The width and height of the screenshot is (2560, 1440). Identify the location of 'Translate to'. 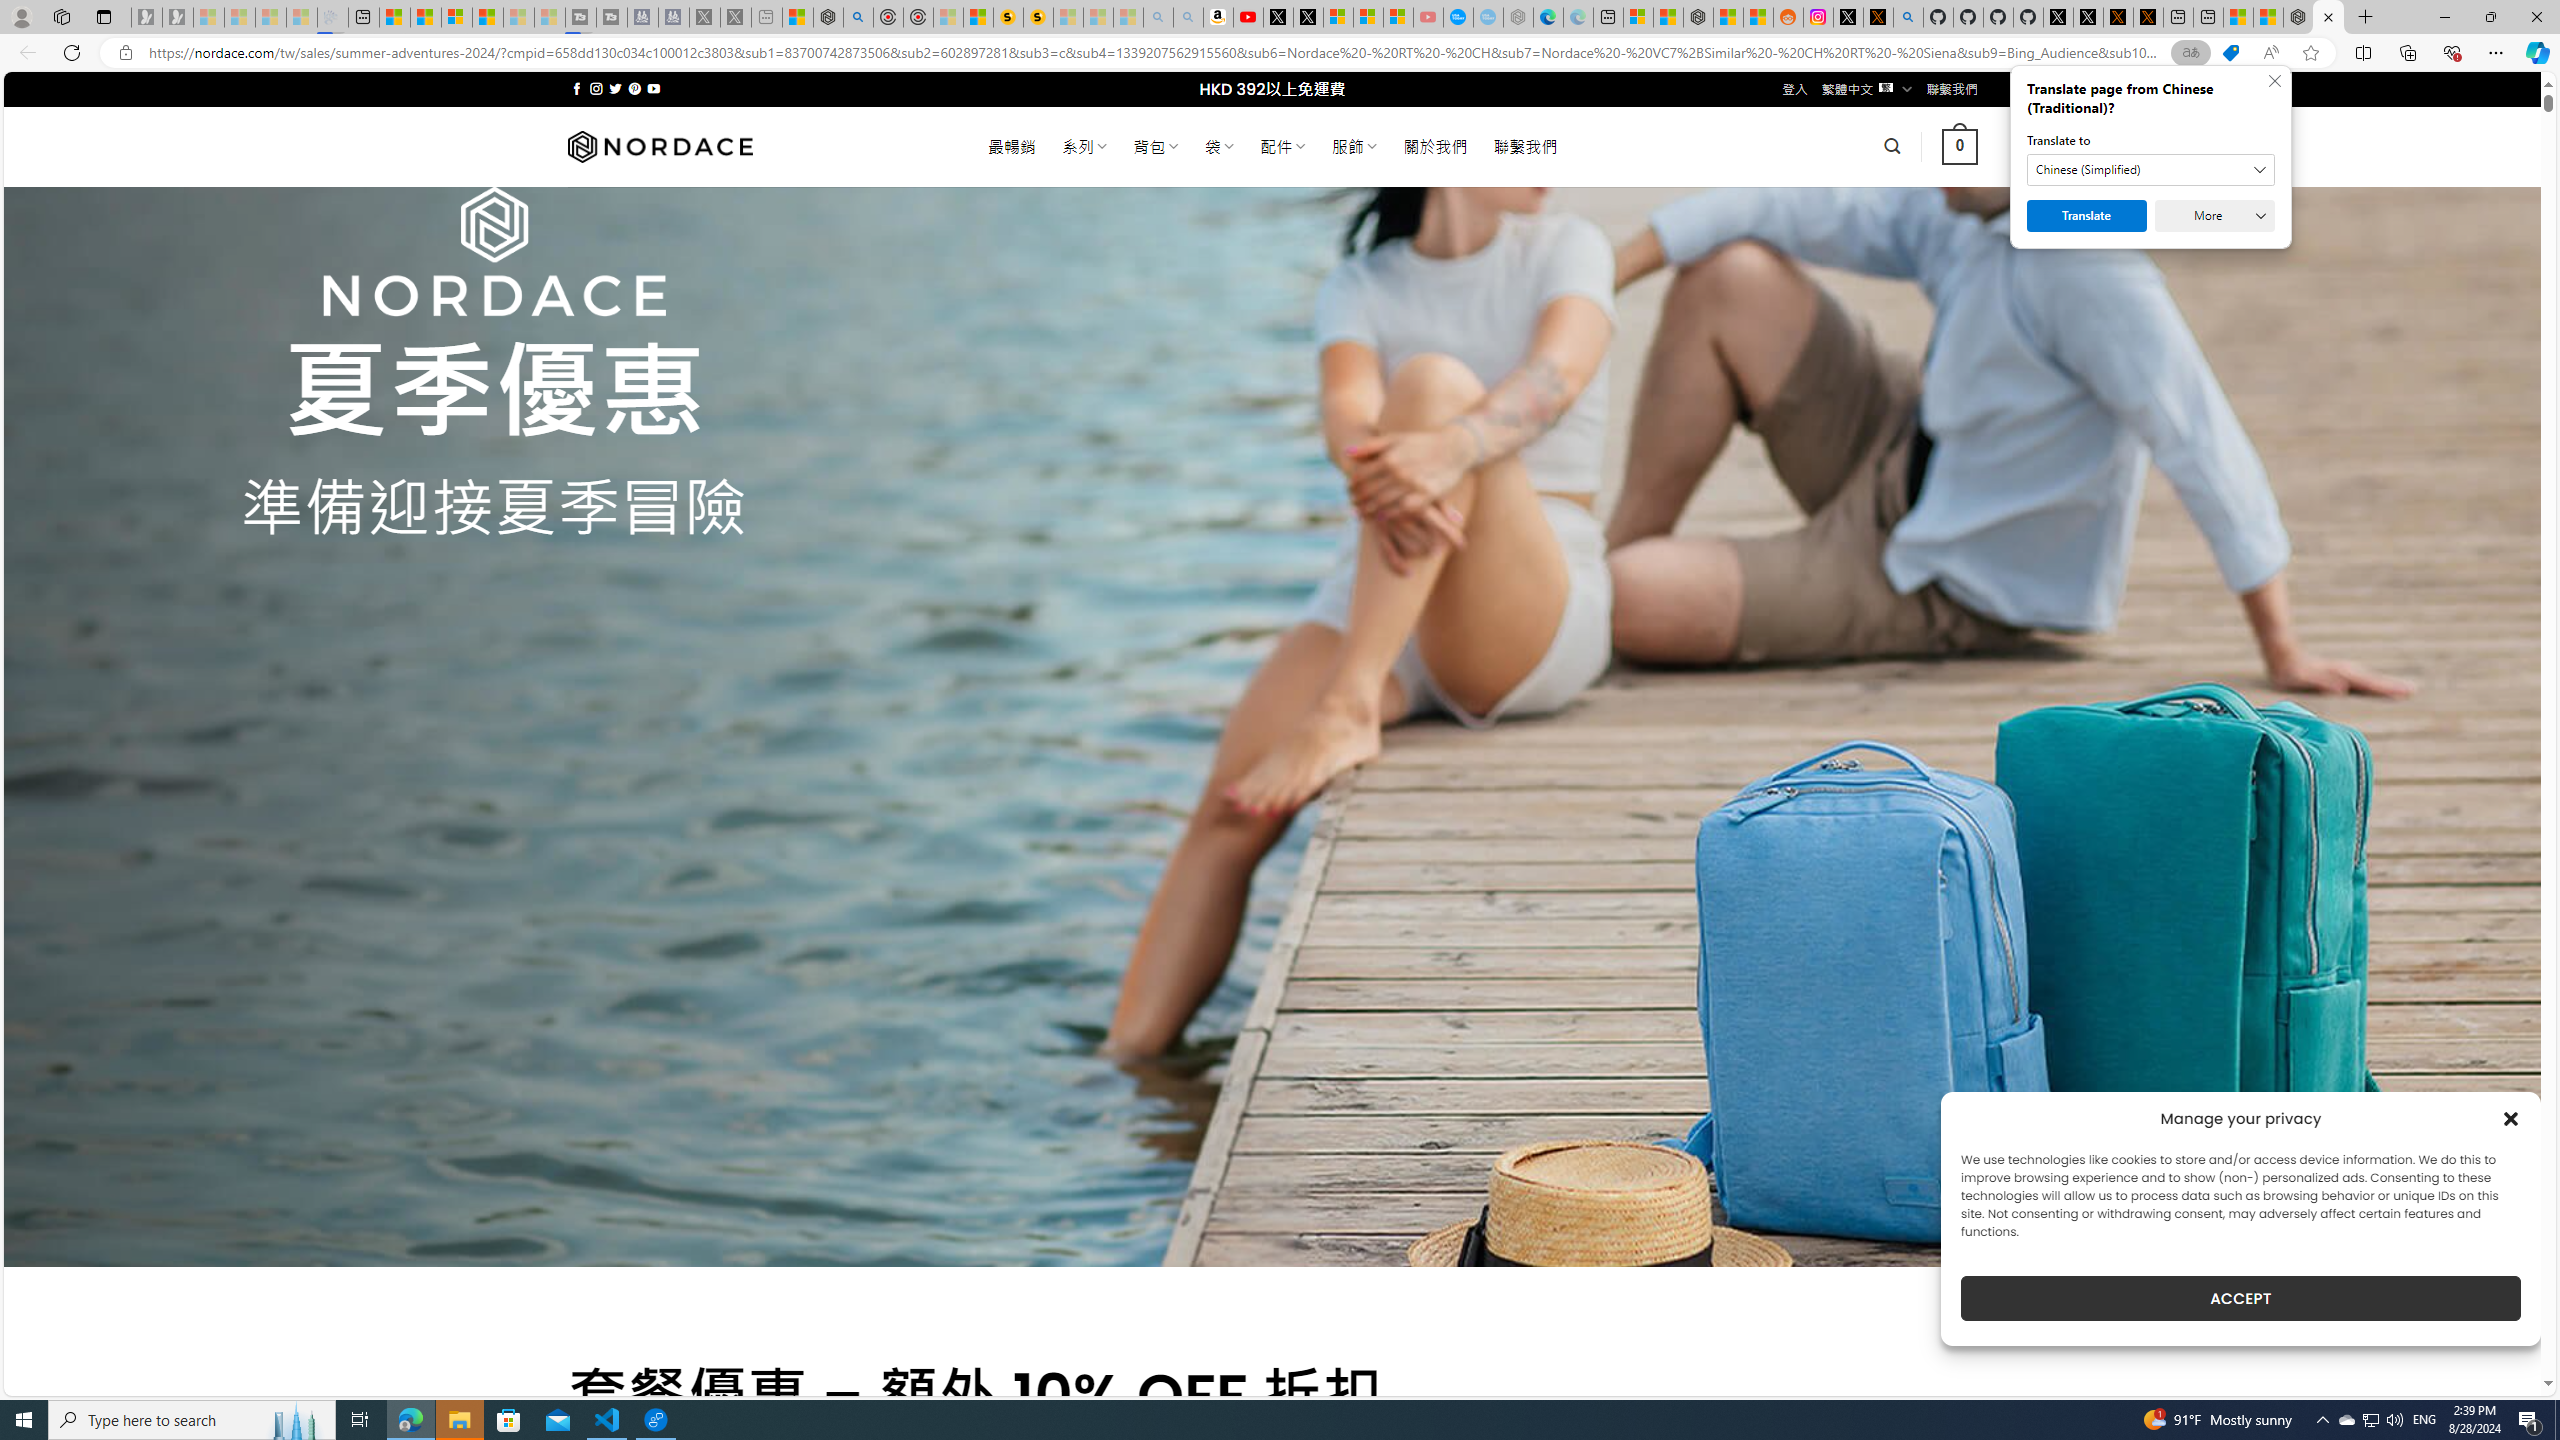
(2151, 168).